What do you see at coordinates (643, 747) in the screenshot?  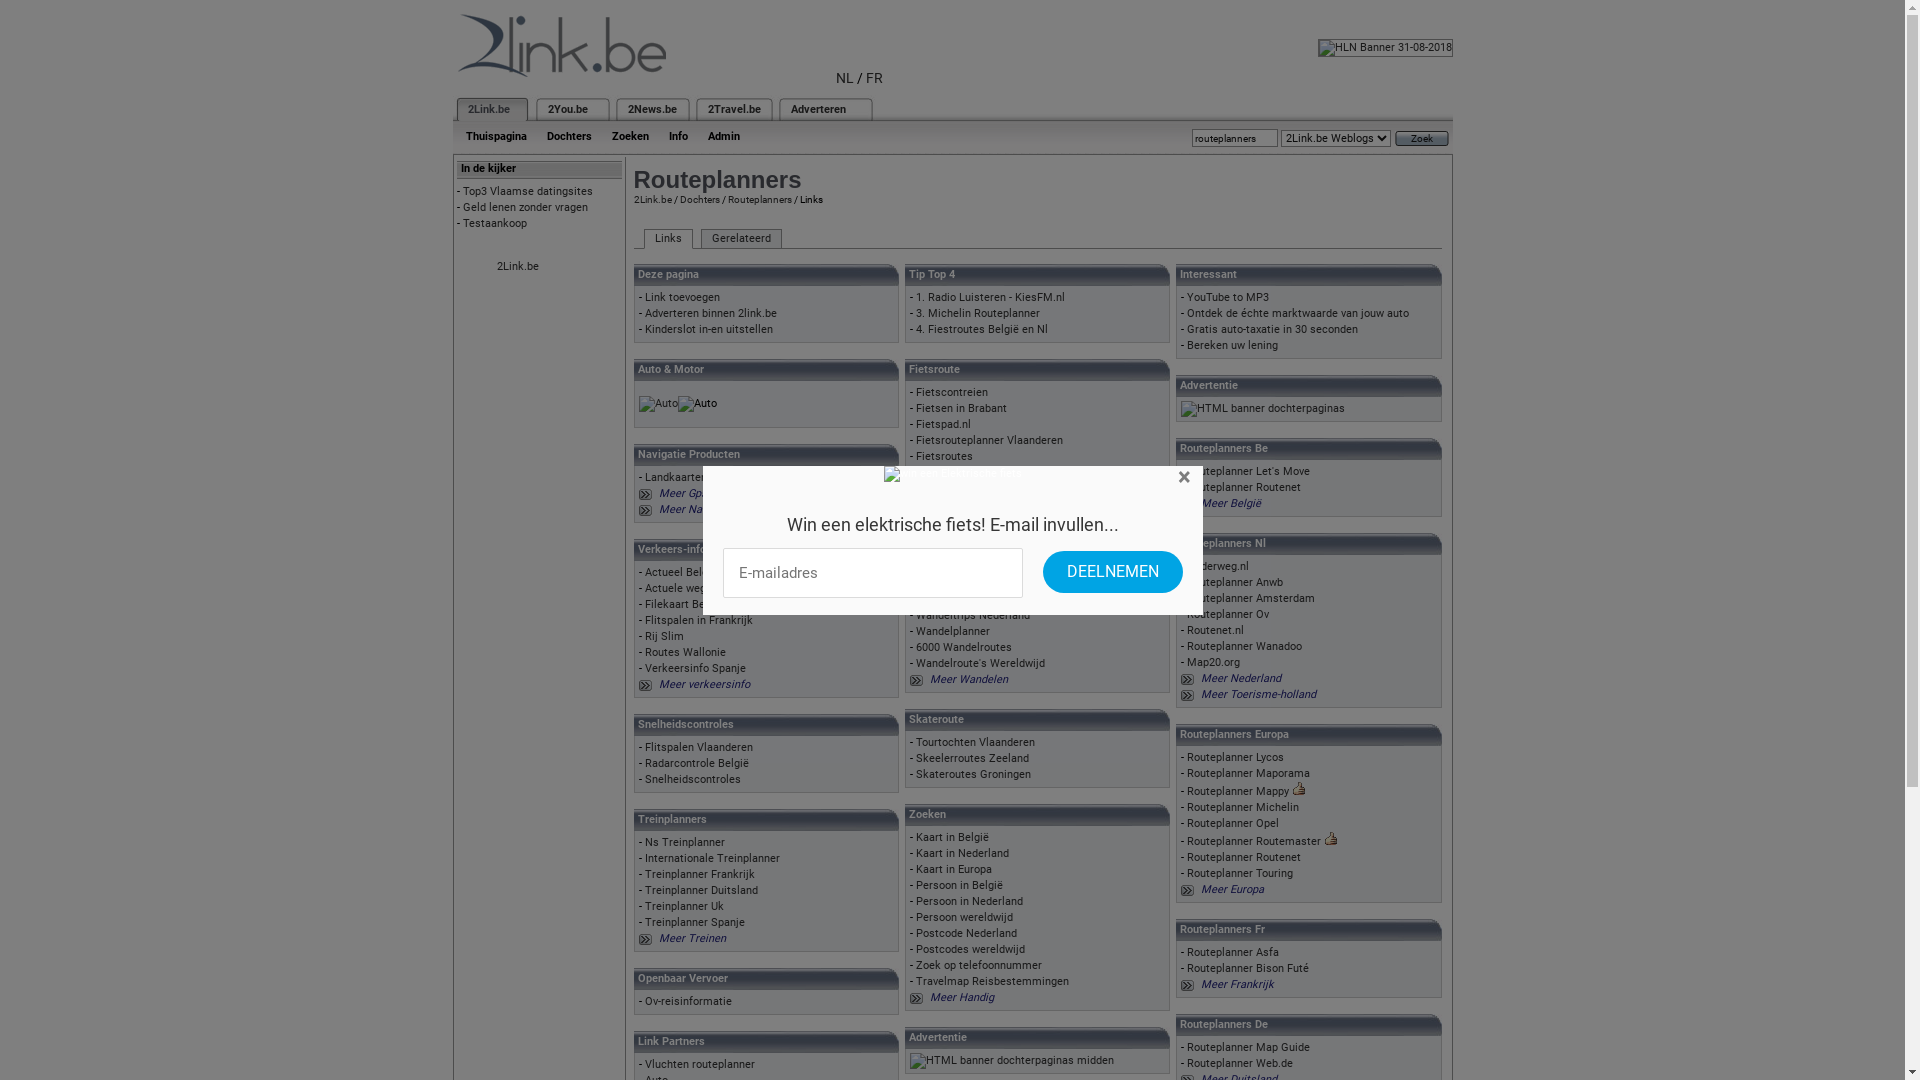 I see `'Flitspalen Vlaanderen'` at bounding box center [643, 747].